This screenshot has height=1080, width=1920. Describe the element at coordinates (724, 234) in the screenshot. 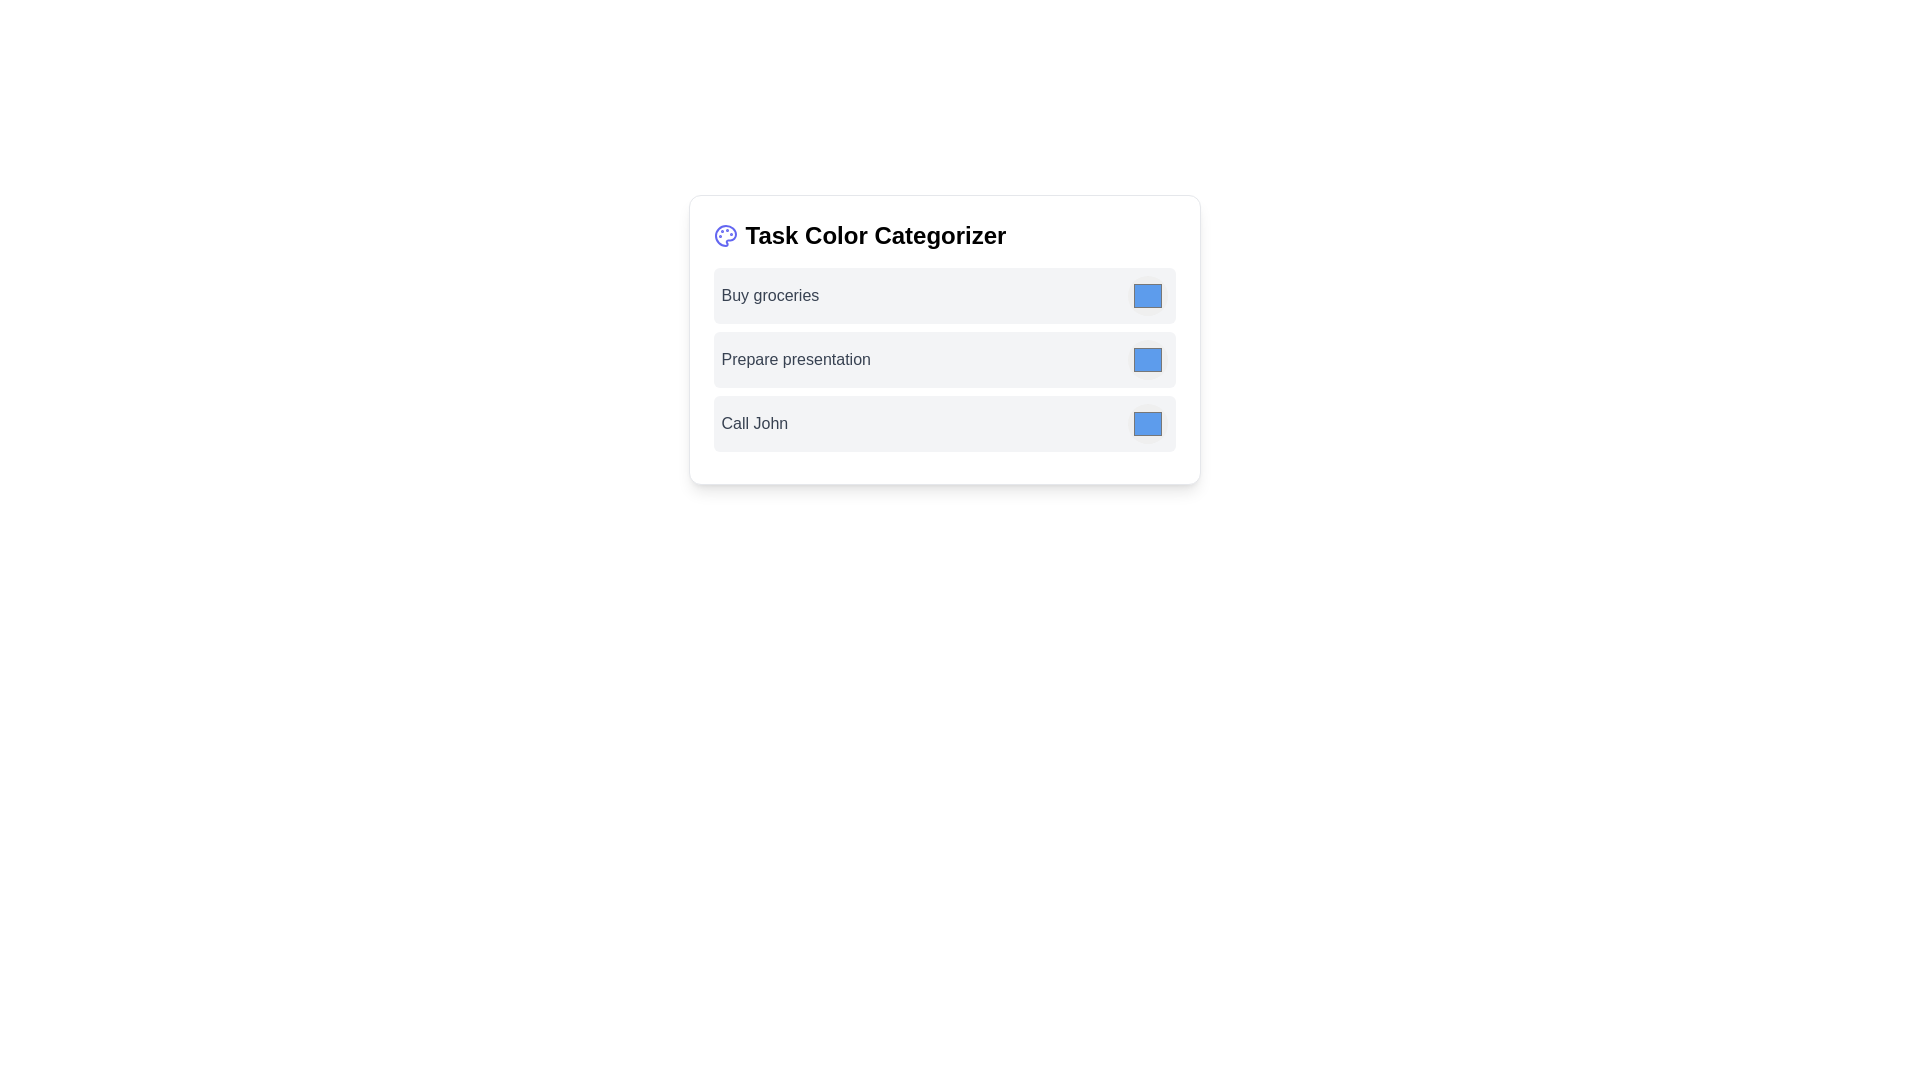

I see `the indigo palette icon located in the top-left corner of the 'Task Color Categorizer' card header` at that location.